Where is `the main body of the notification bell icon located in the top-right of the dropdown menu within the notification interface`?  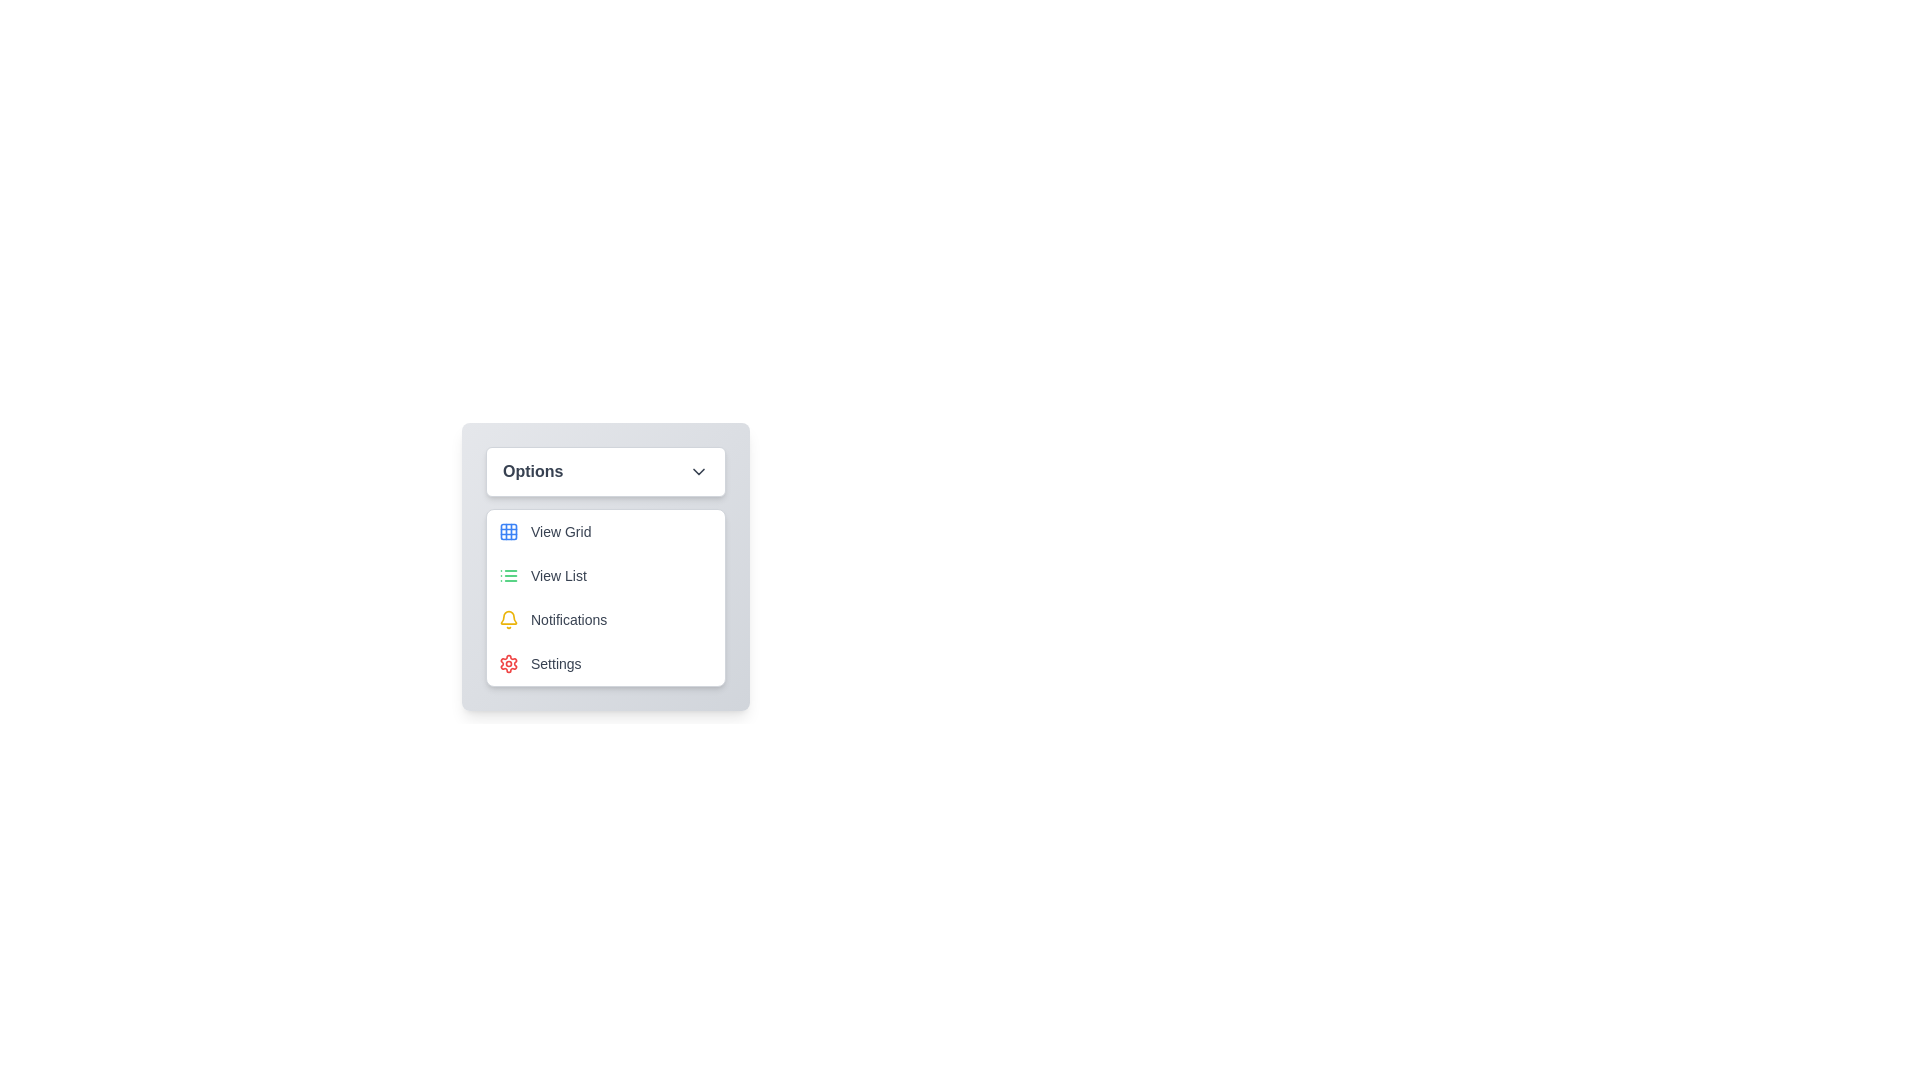
the main body of the notification bell icon located in the top-right of the dropdown menu within the notification interface is located at coordinates (508, 616).